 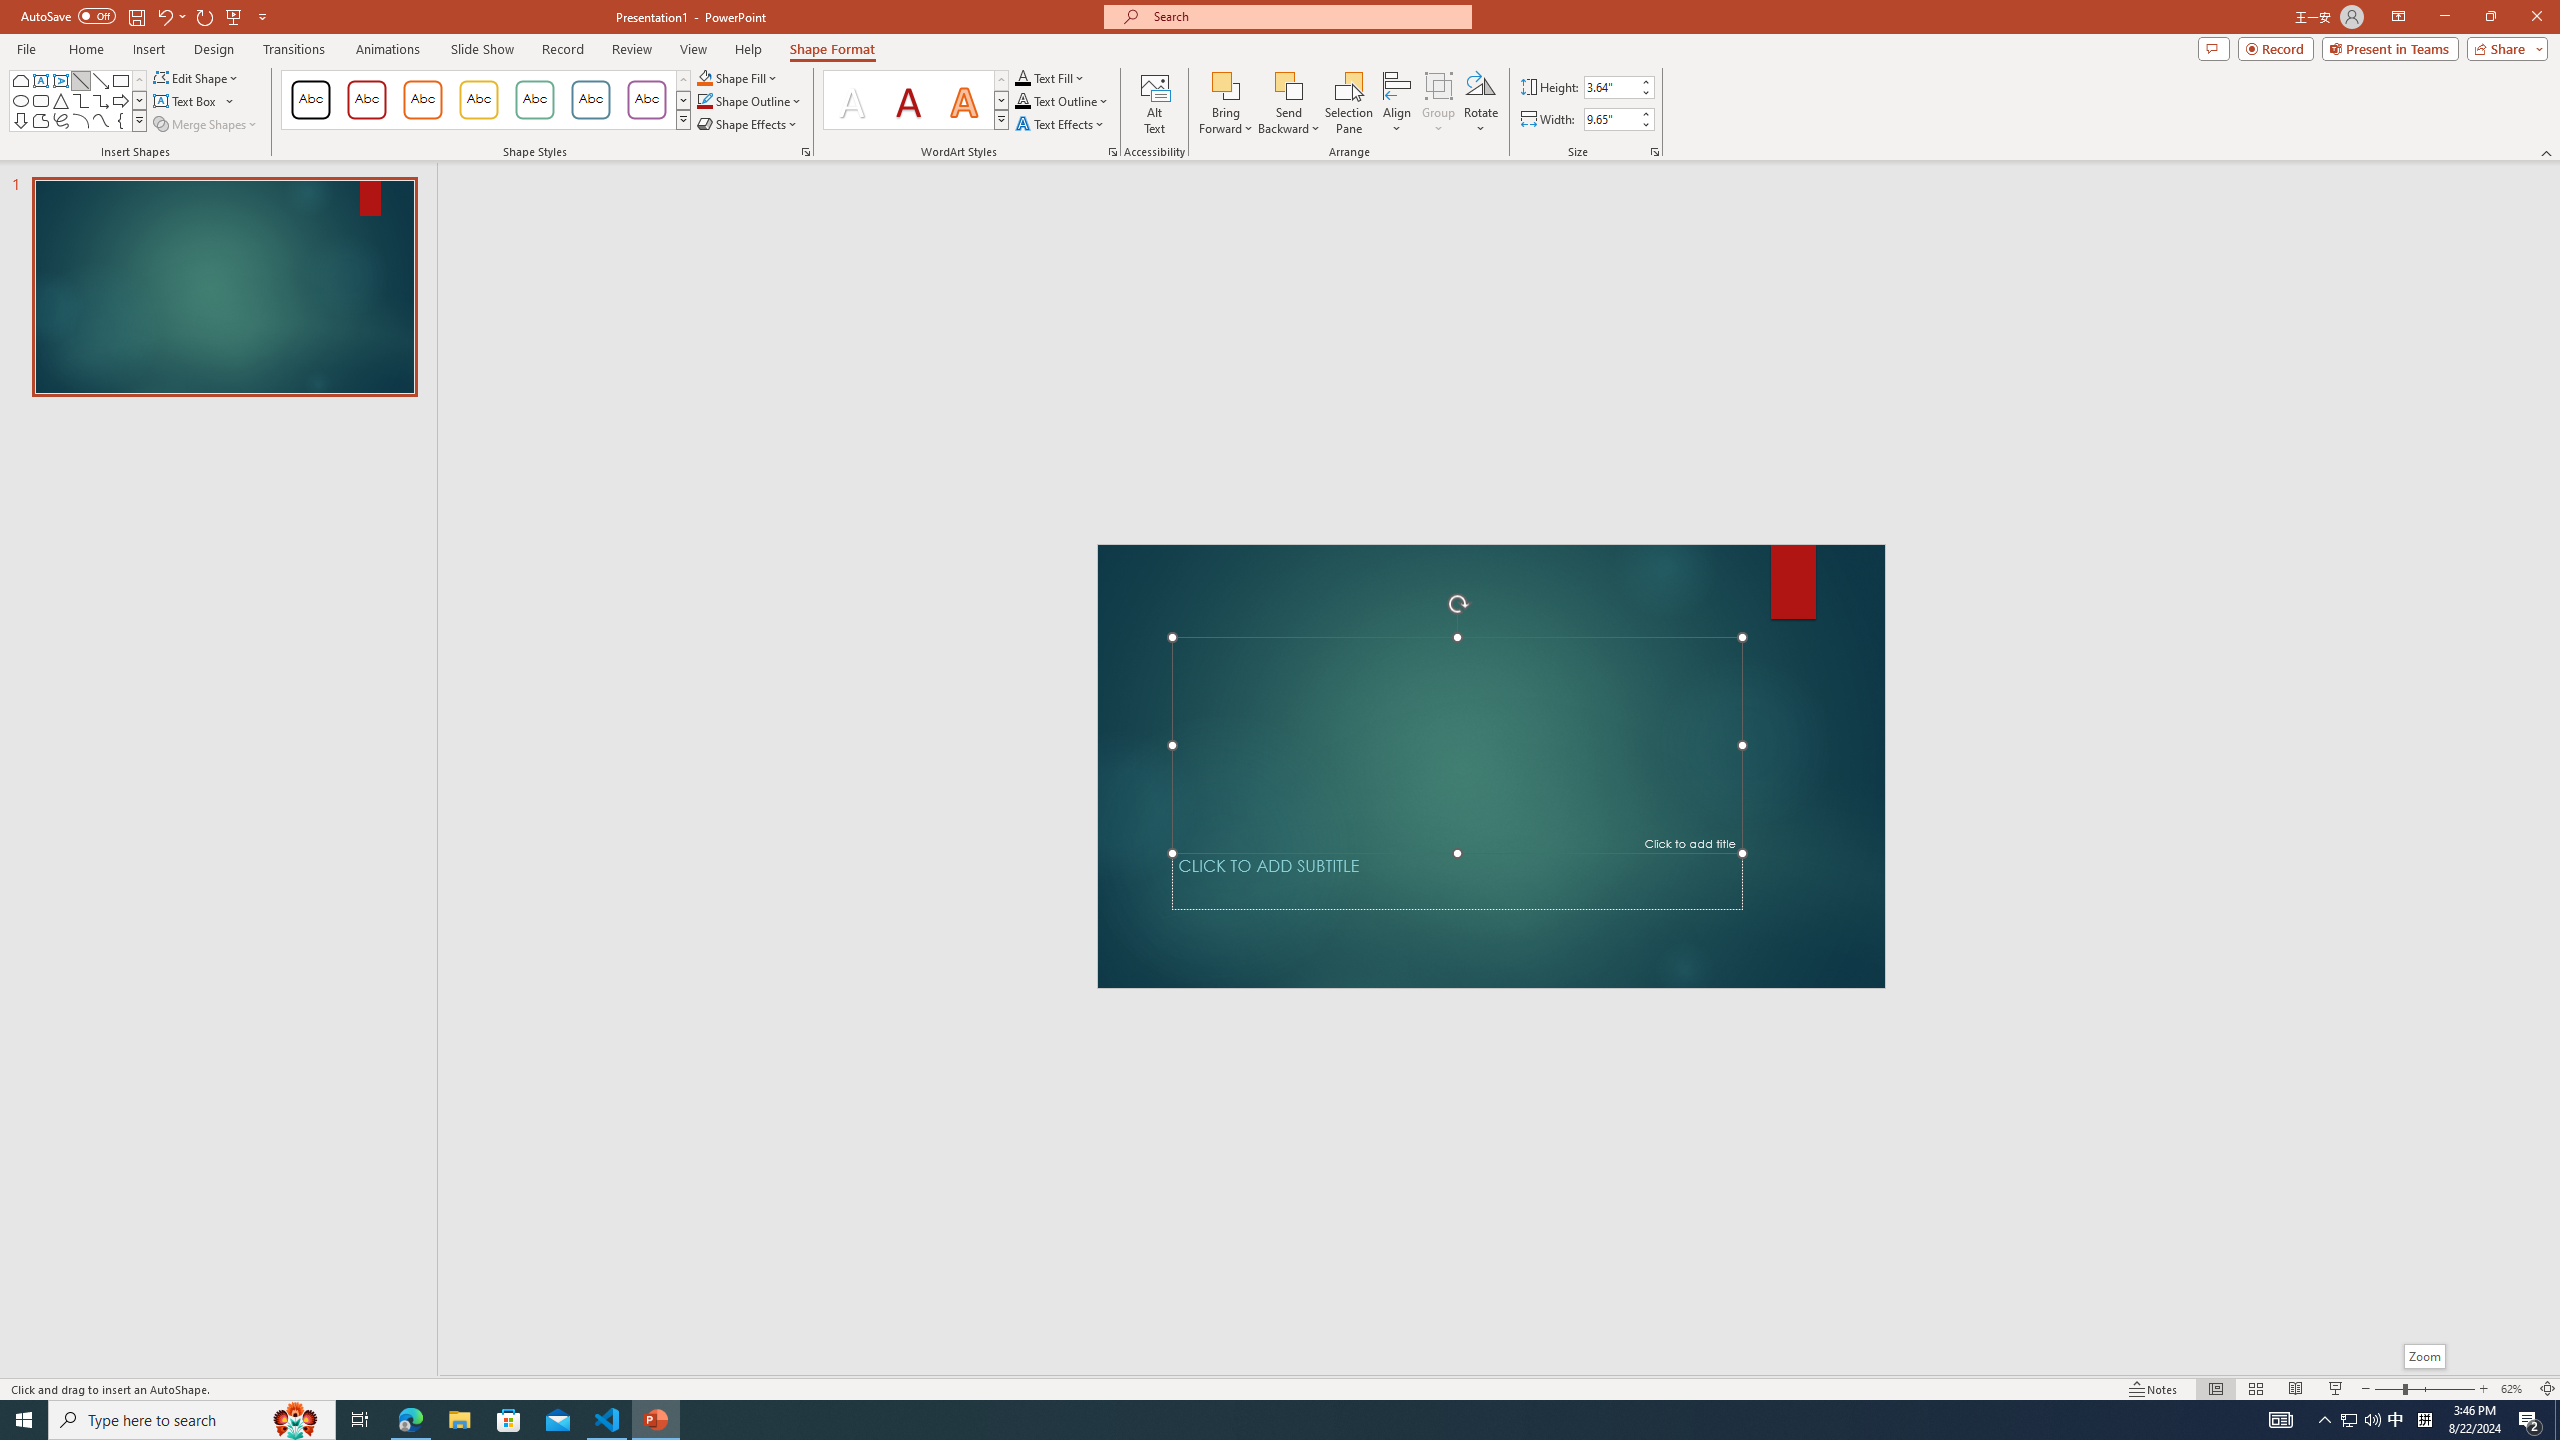 What do you see at coordinates (750, 99) in the screenshot?
I see `'Shape Outline'` at bounding box center [750, 99].